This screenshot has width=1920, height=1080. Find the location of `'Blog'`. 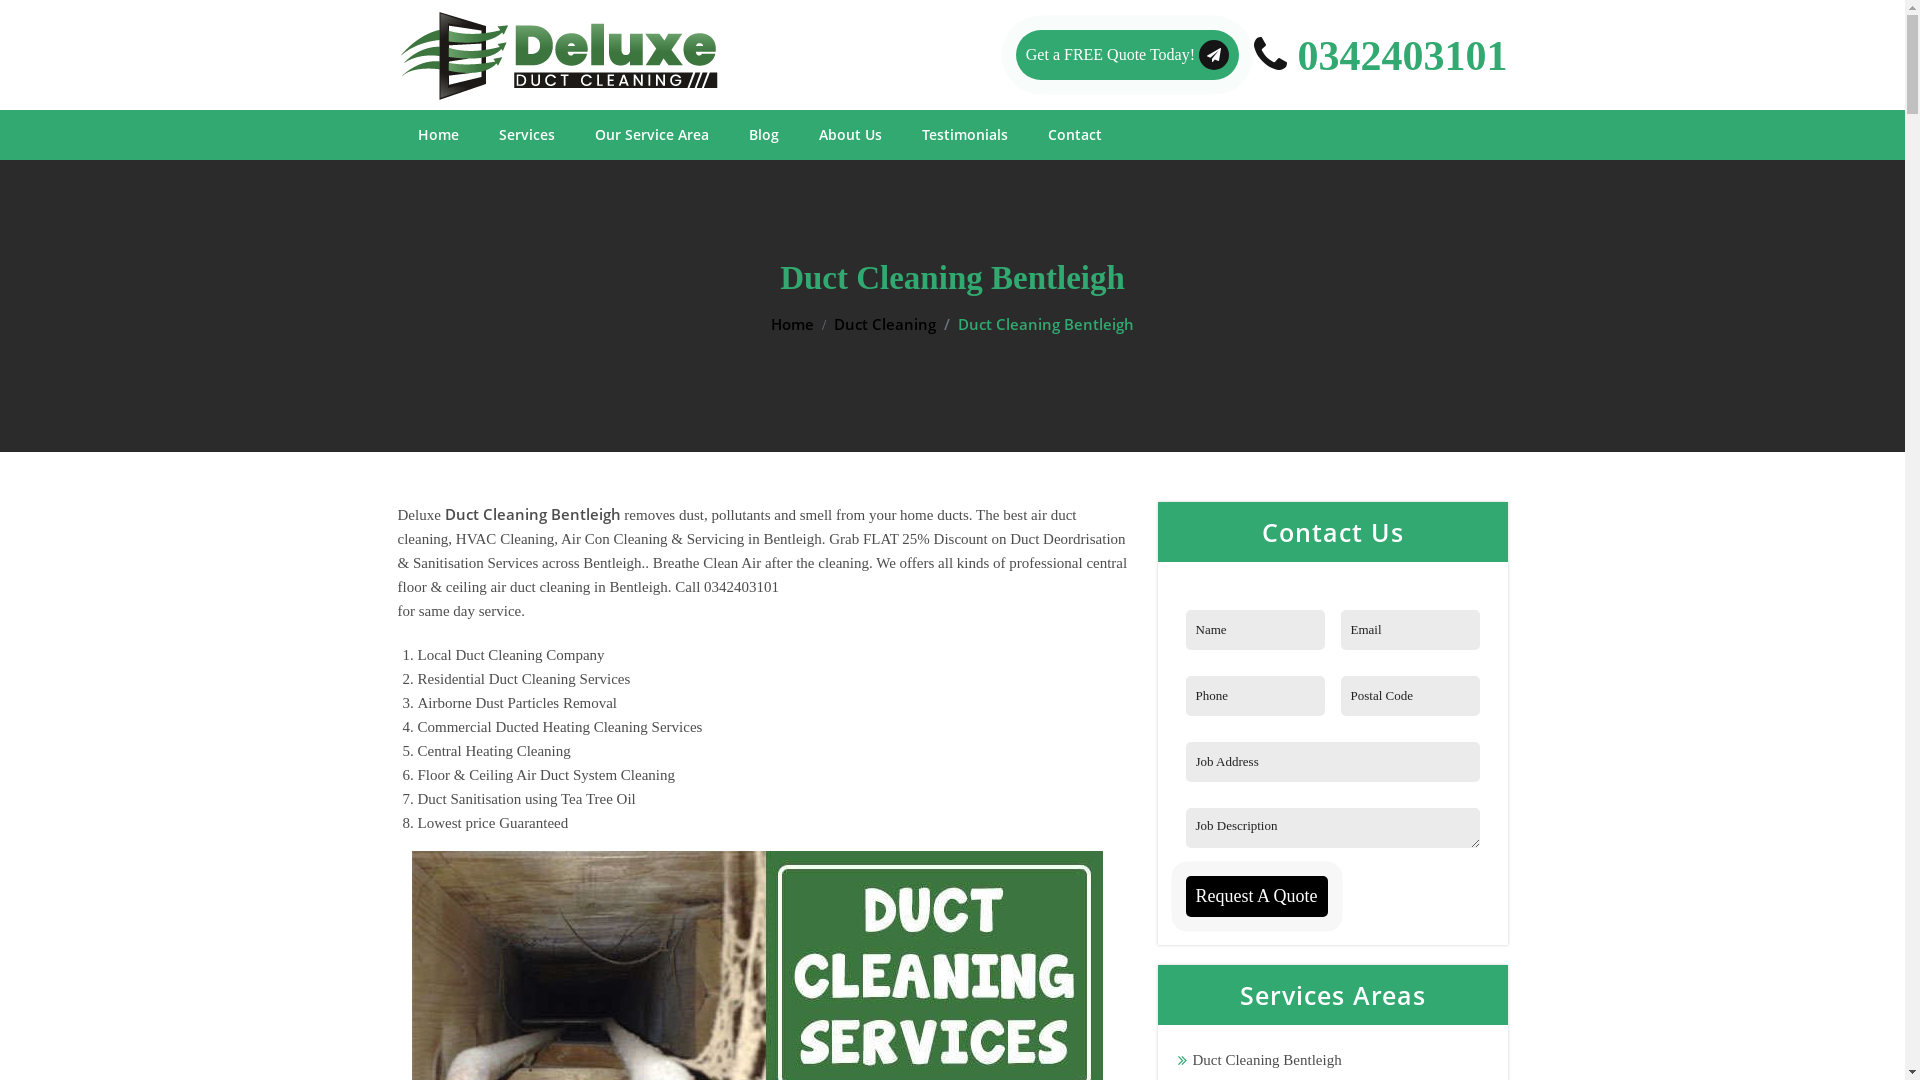

'Blog' is located at coordinates (762, 135).